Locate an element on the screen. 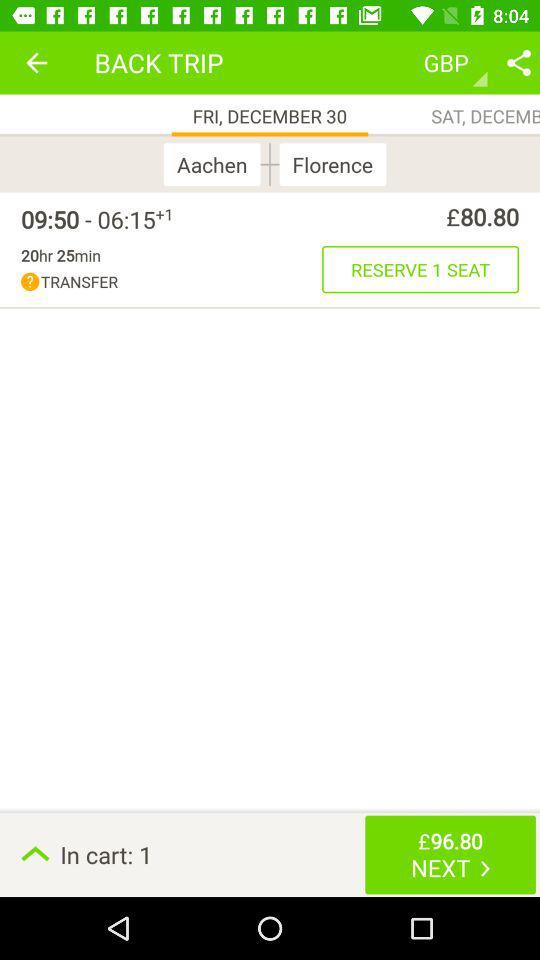  icon next to gbp icon is located at coordinates (518, 62).